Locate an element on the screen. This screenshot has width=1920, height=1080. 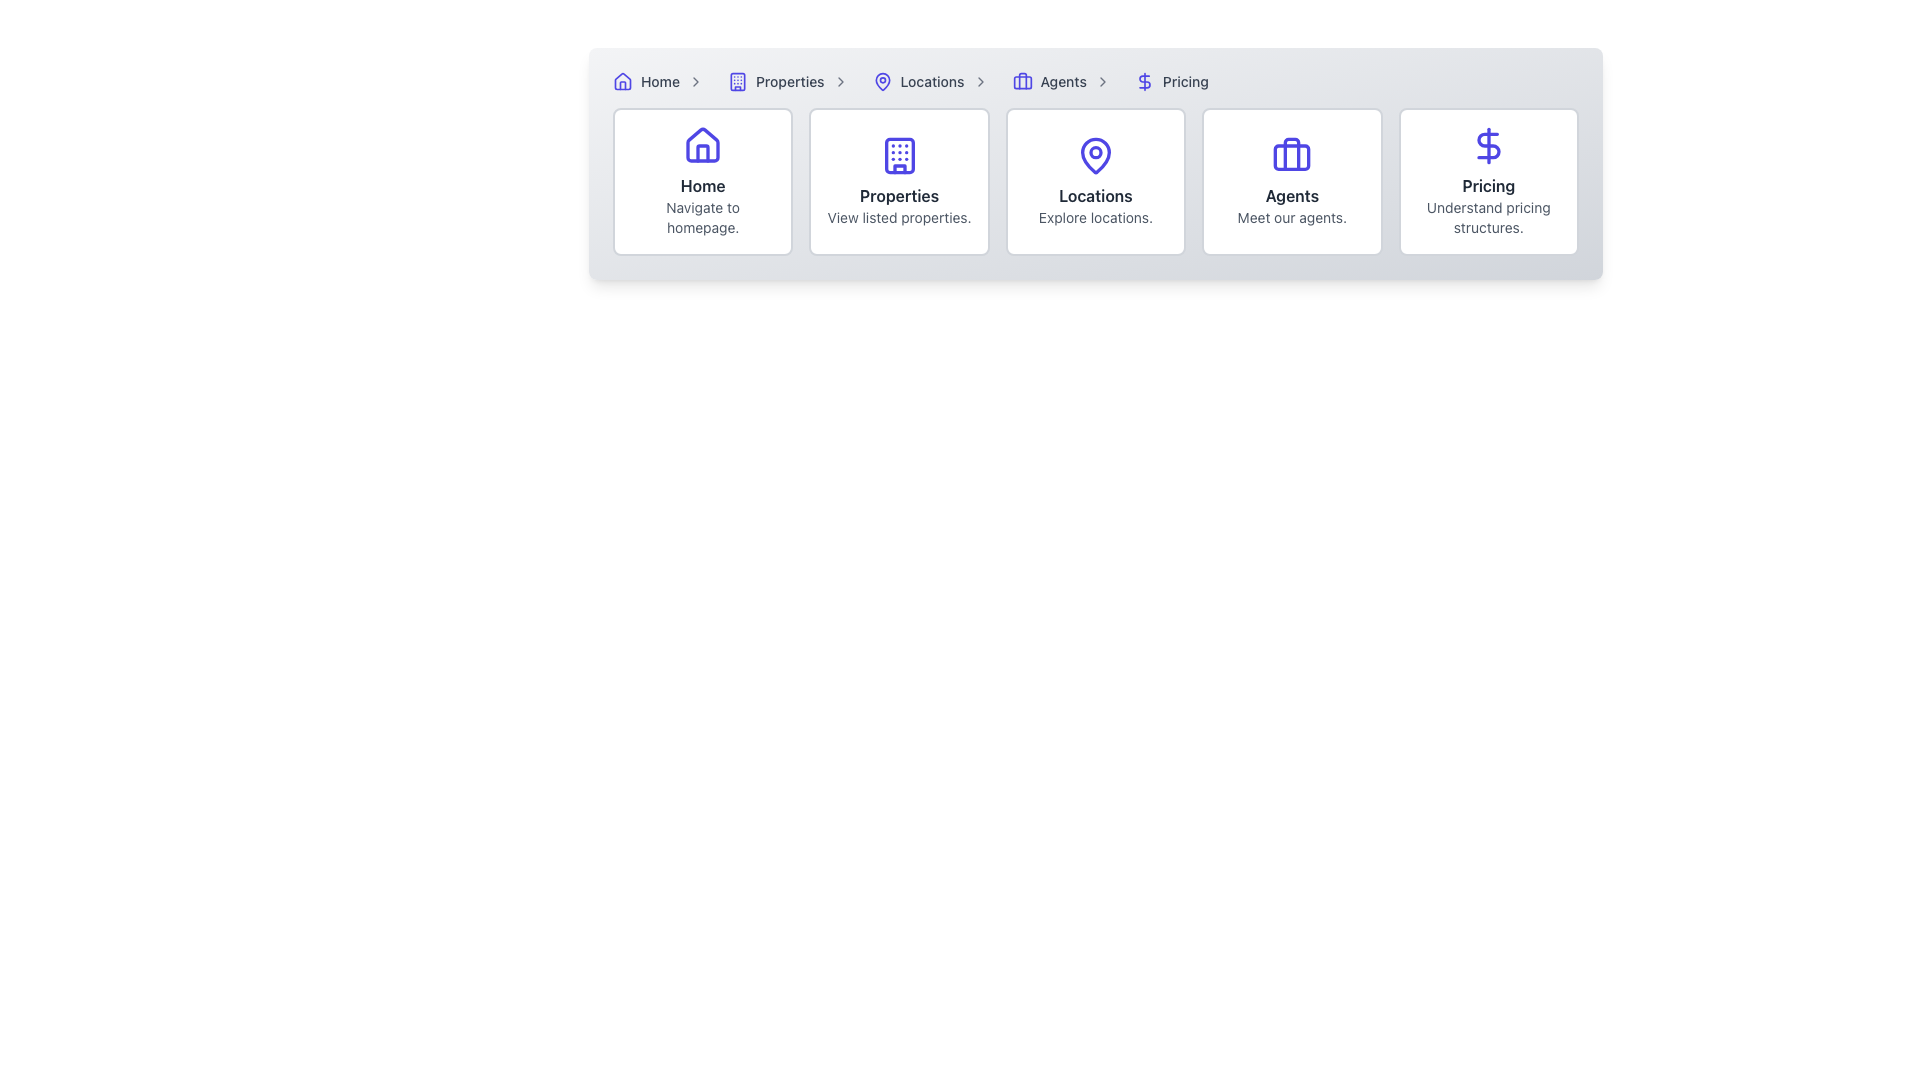
the informational card that provides details about pricing structures, located in the bottom-right corner of the grid layout, immediately to the right of the 'Agents' card is located at coordinates (1488, 181).